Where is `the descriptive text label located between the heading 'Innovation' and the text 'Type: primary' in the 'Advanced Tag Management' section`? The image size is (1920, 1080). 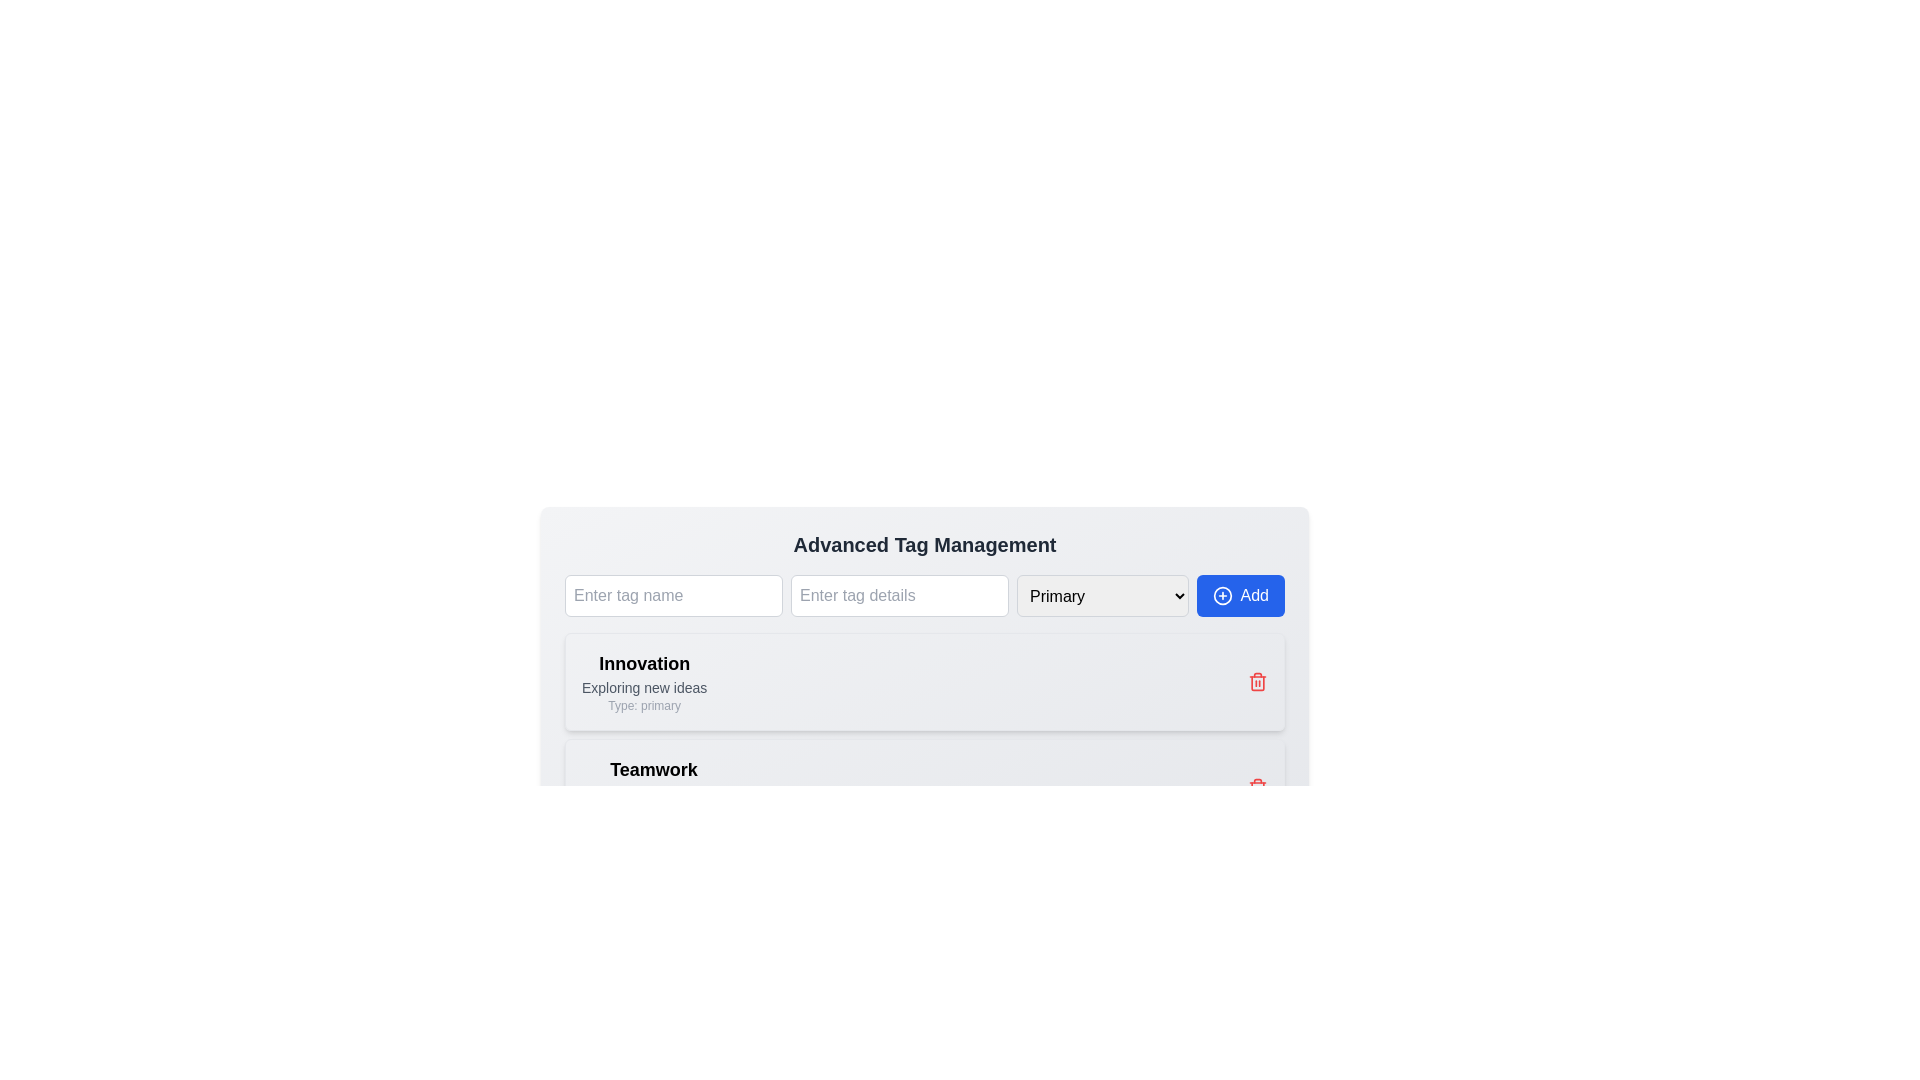 the descriptive text label located between the heading 'Innovation' and the text 'Type: primary' in the 'Advanced Tag Management' section is located at coordinates (644, 686).